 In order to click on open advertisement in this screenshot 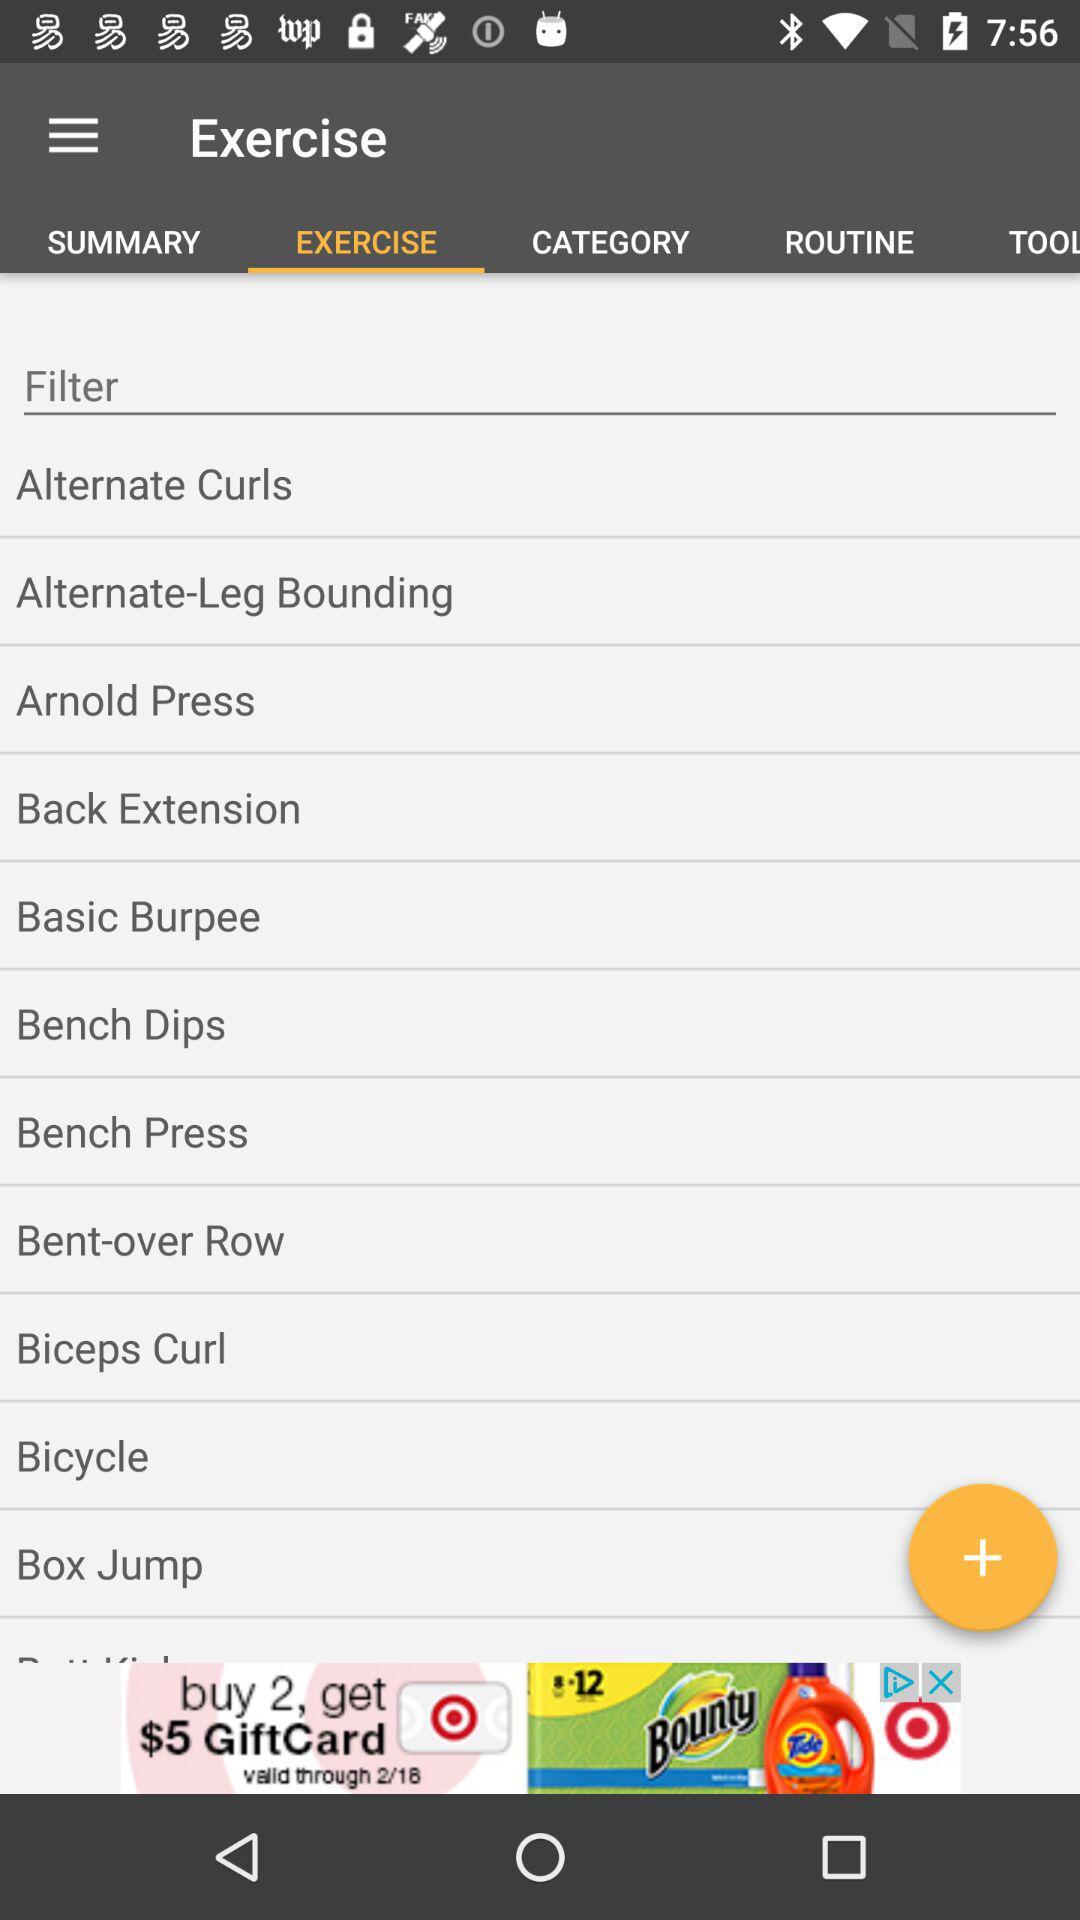, I will do `click(540, 1727)`.